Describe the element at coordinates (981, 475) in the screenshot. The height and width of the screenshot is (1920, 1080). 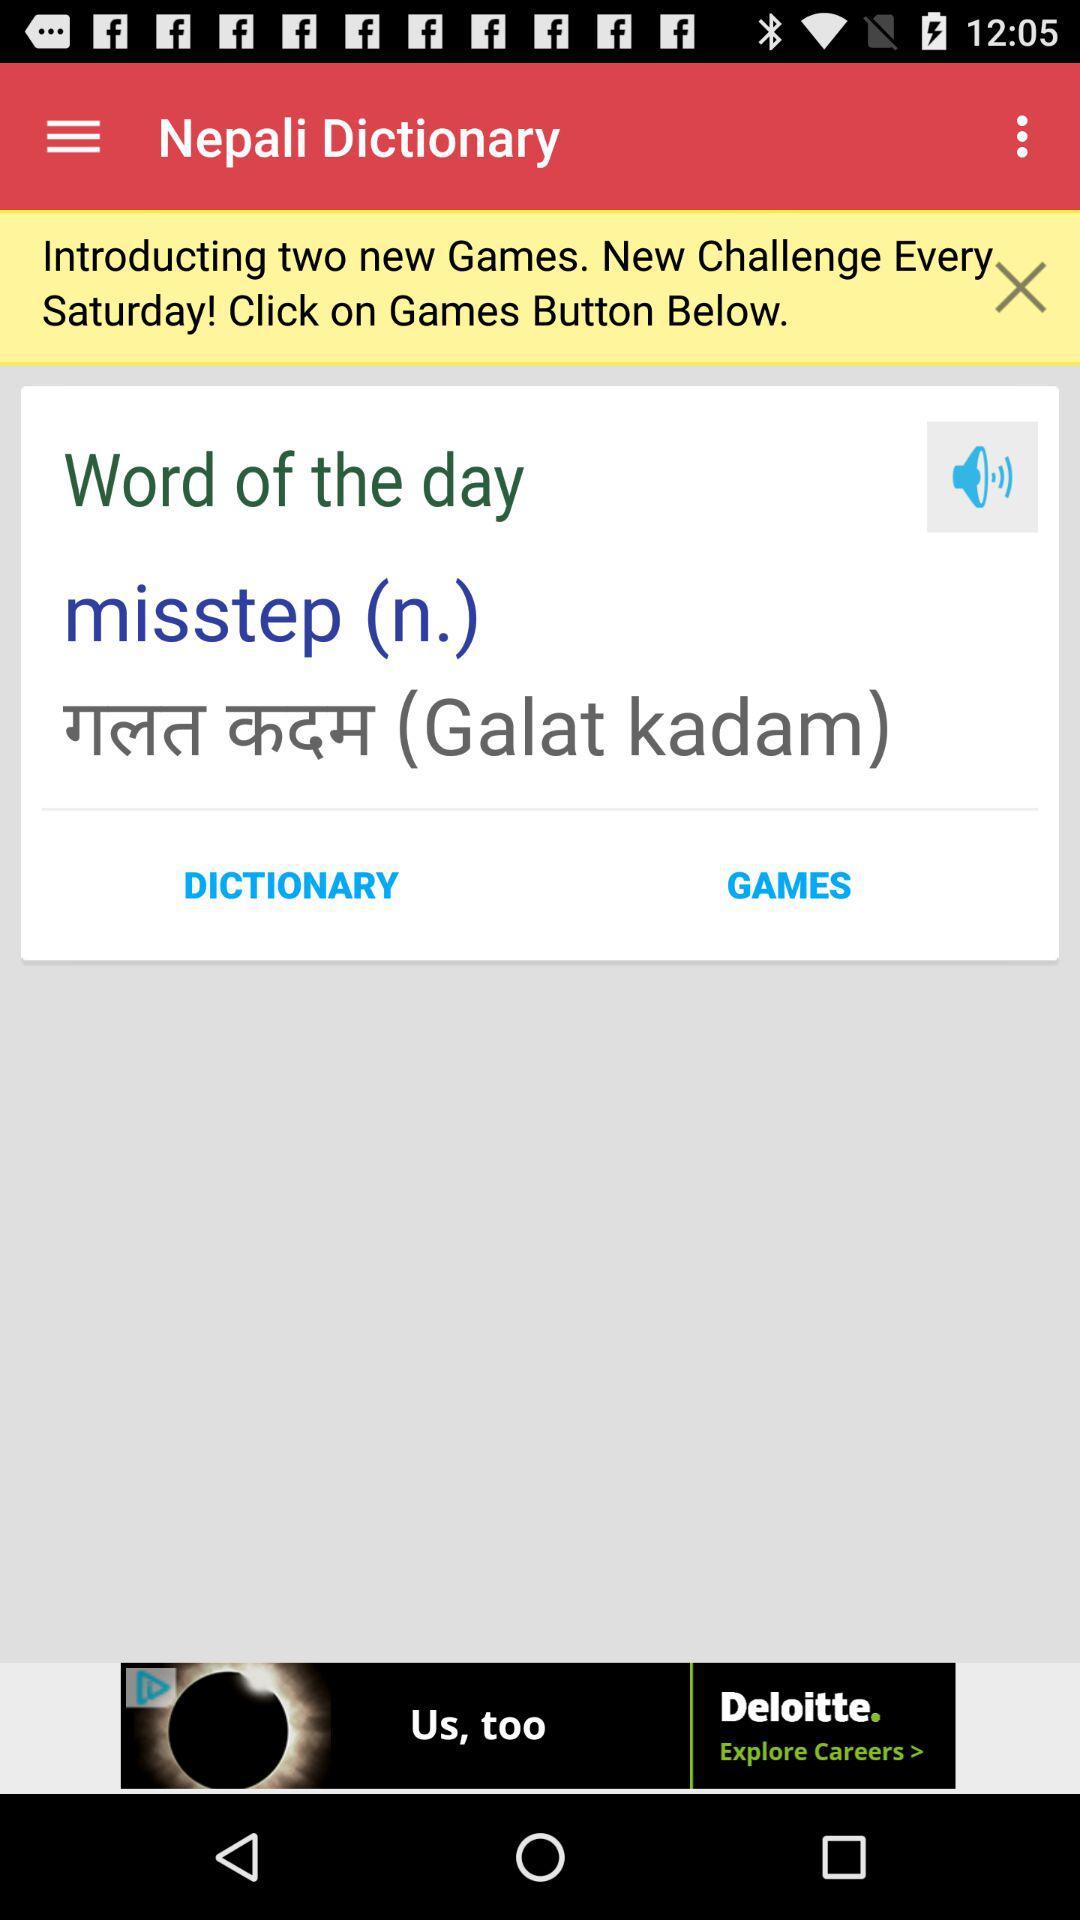
I see `listen to the pronounciation of the word` at that location.